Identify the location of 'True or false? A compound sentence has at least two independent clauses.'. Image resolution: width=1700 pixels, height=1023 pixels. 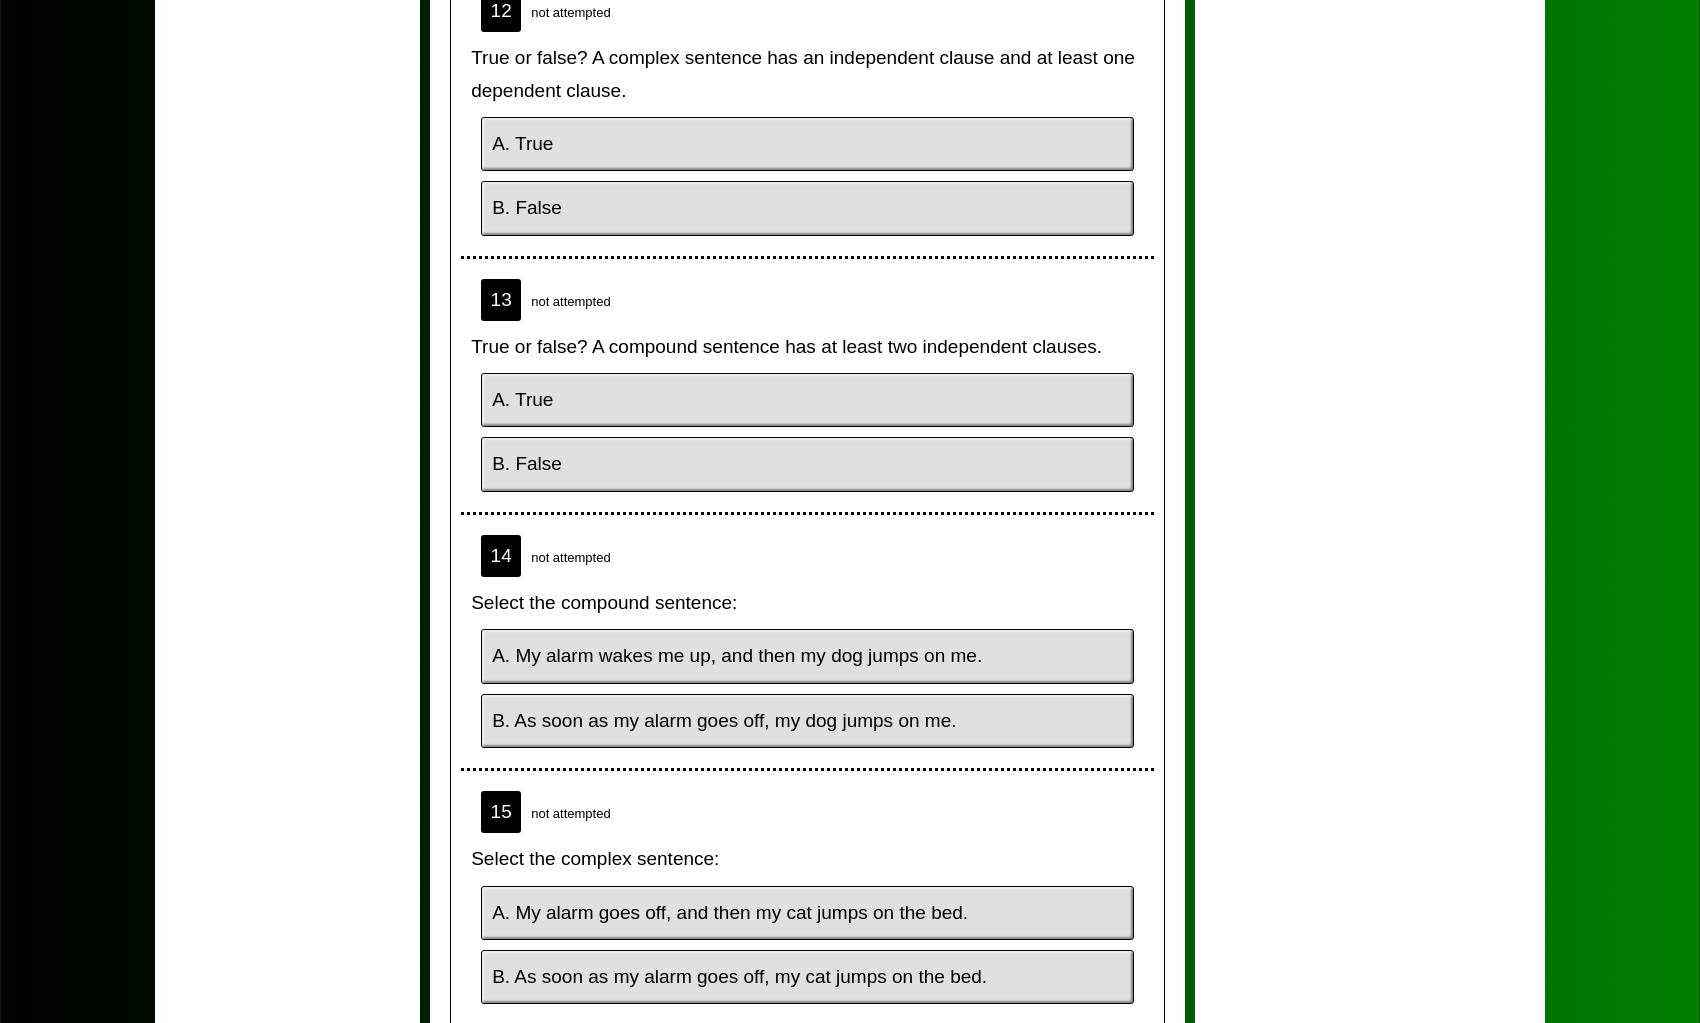
(785, 345).